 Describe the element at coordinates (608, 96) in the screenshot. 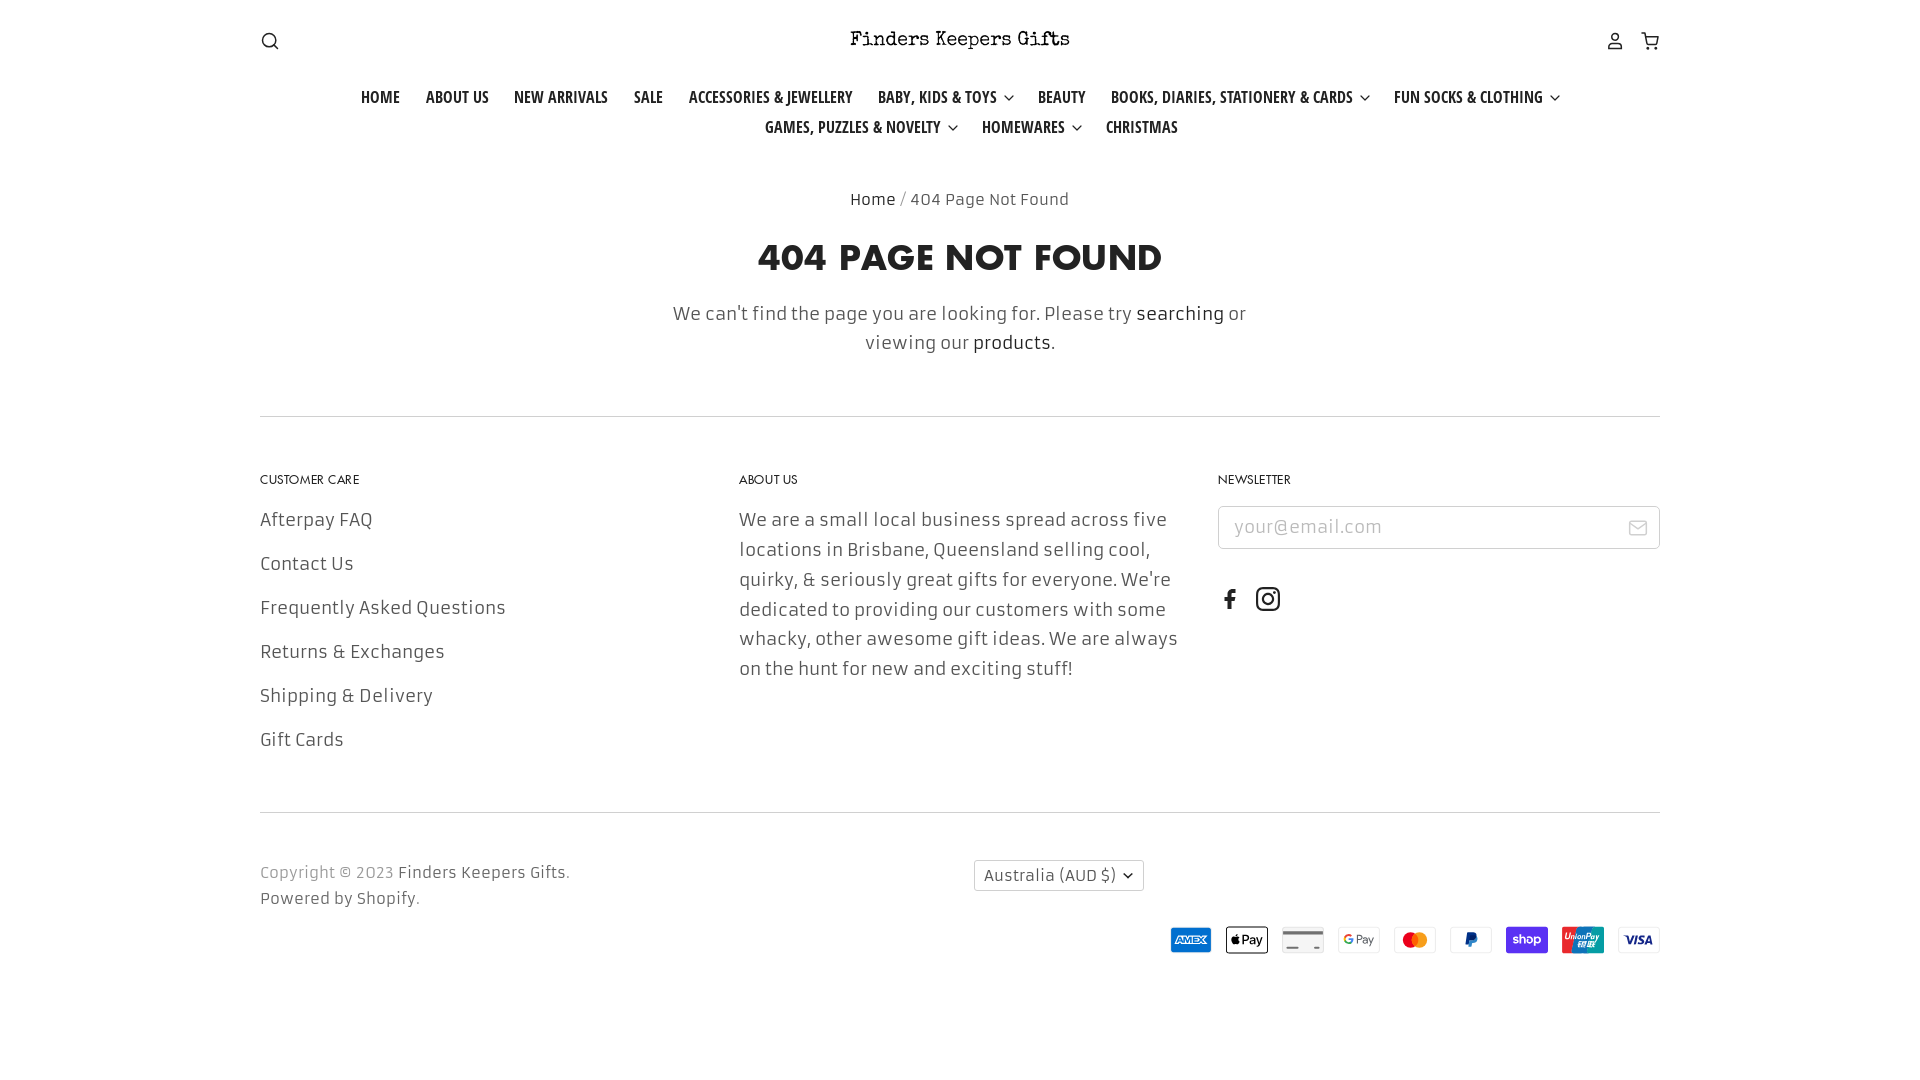

I see `'SALE'` at that location.